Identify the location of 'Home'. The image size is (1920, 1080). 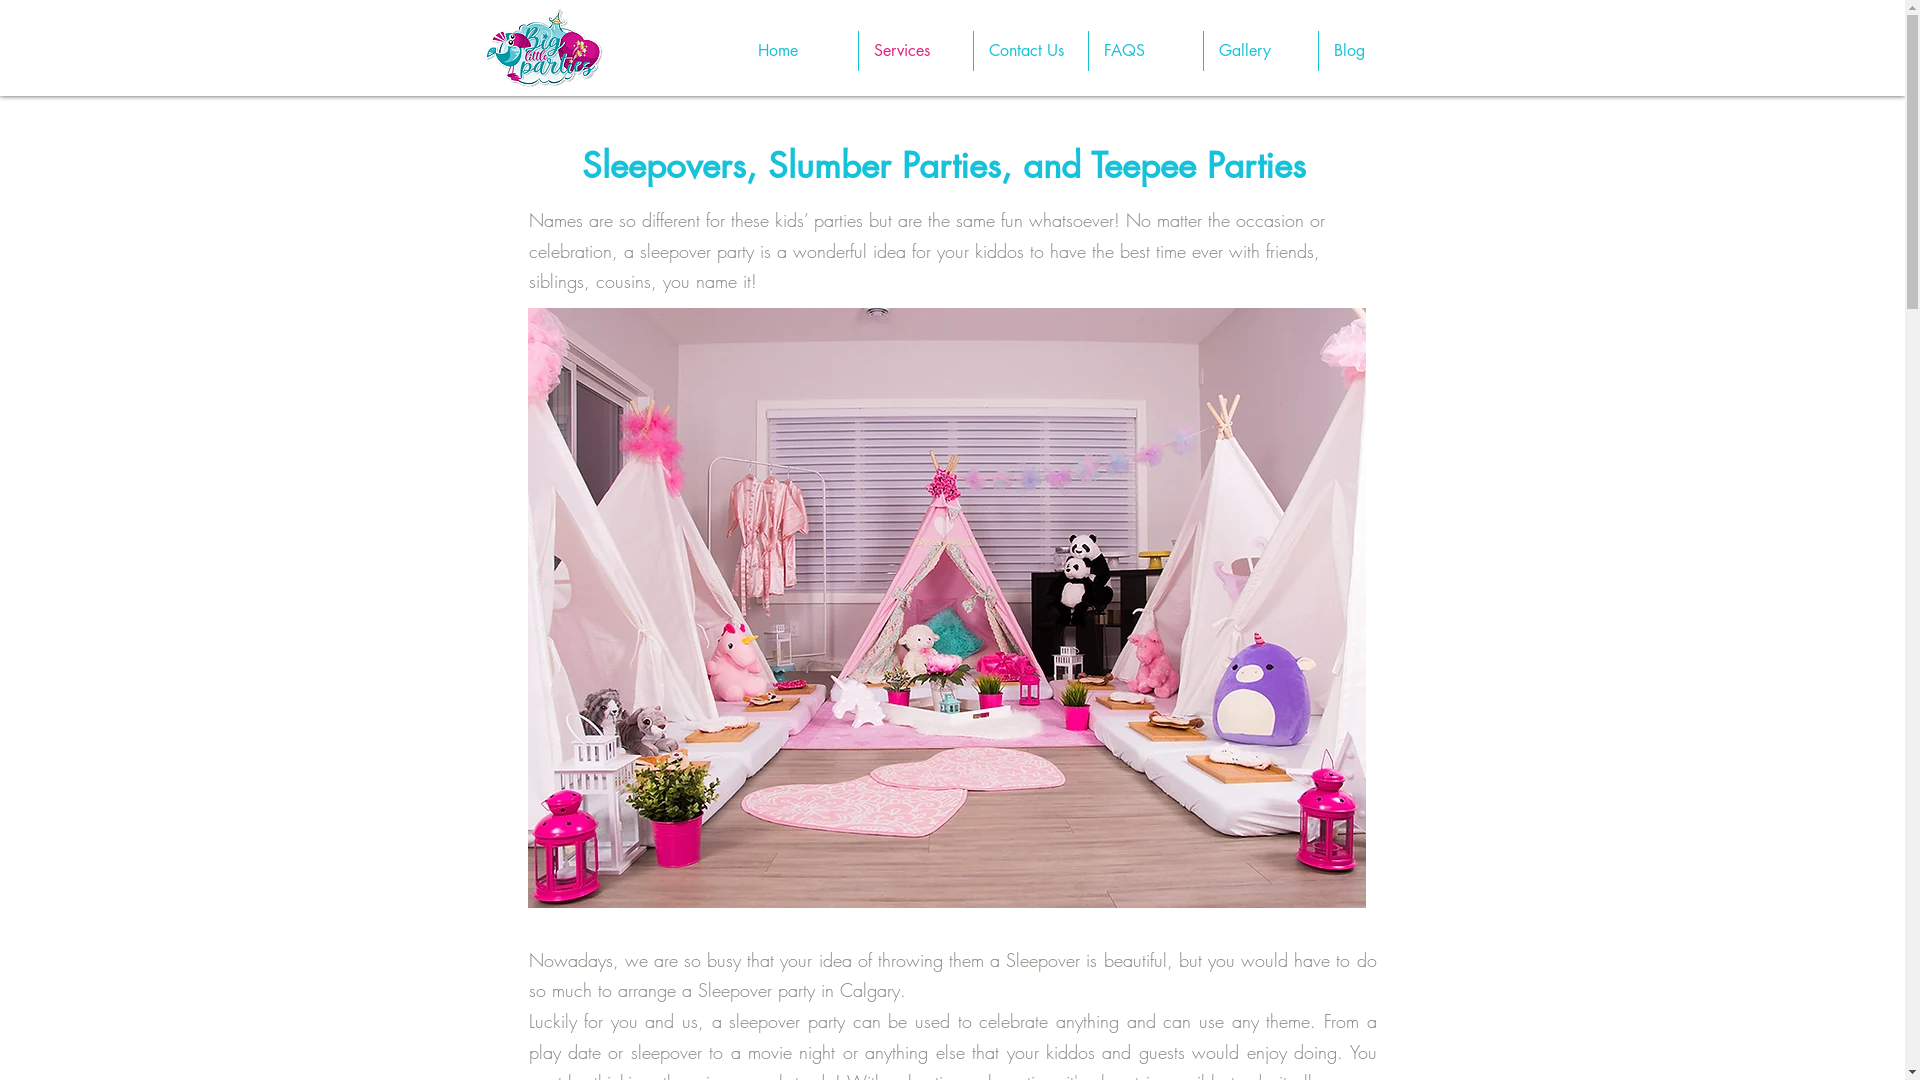
(741, 49).